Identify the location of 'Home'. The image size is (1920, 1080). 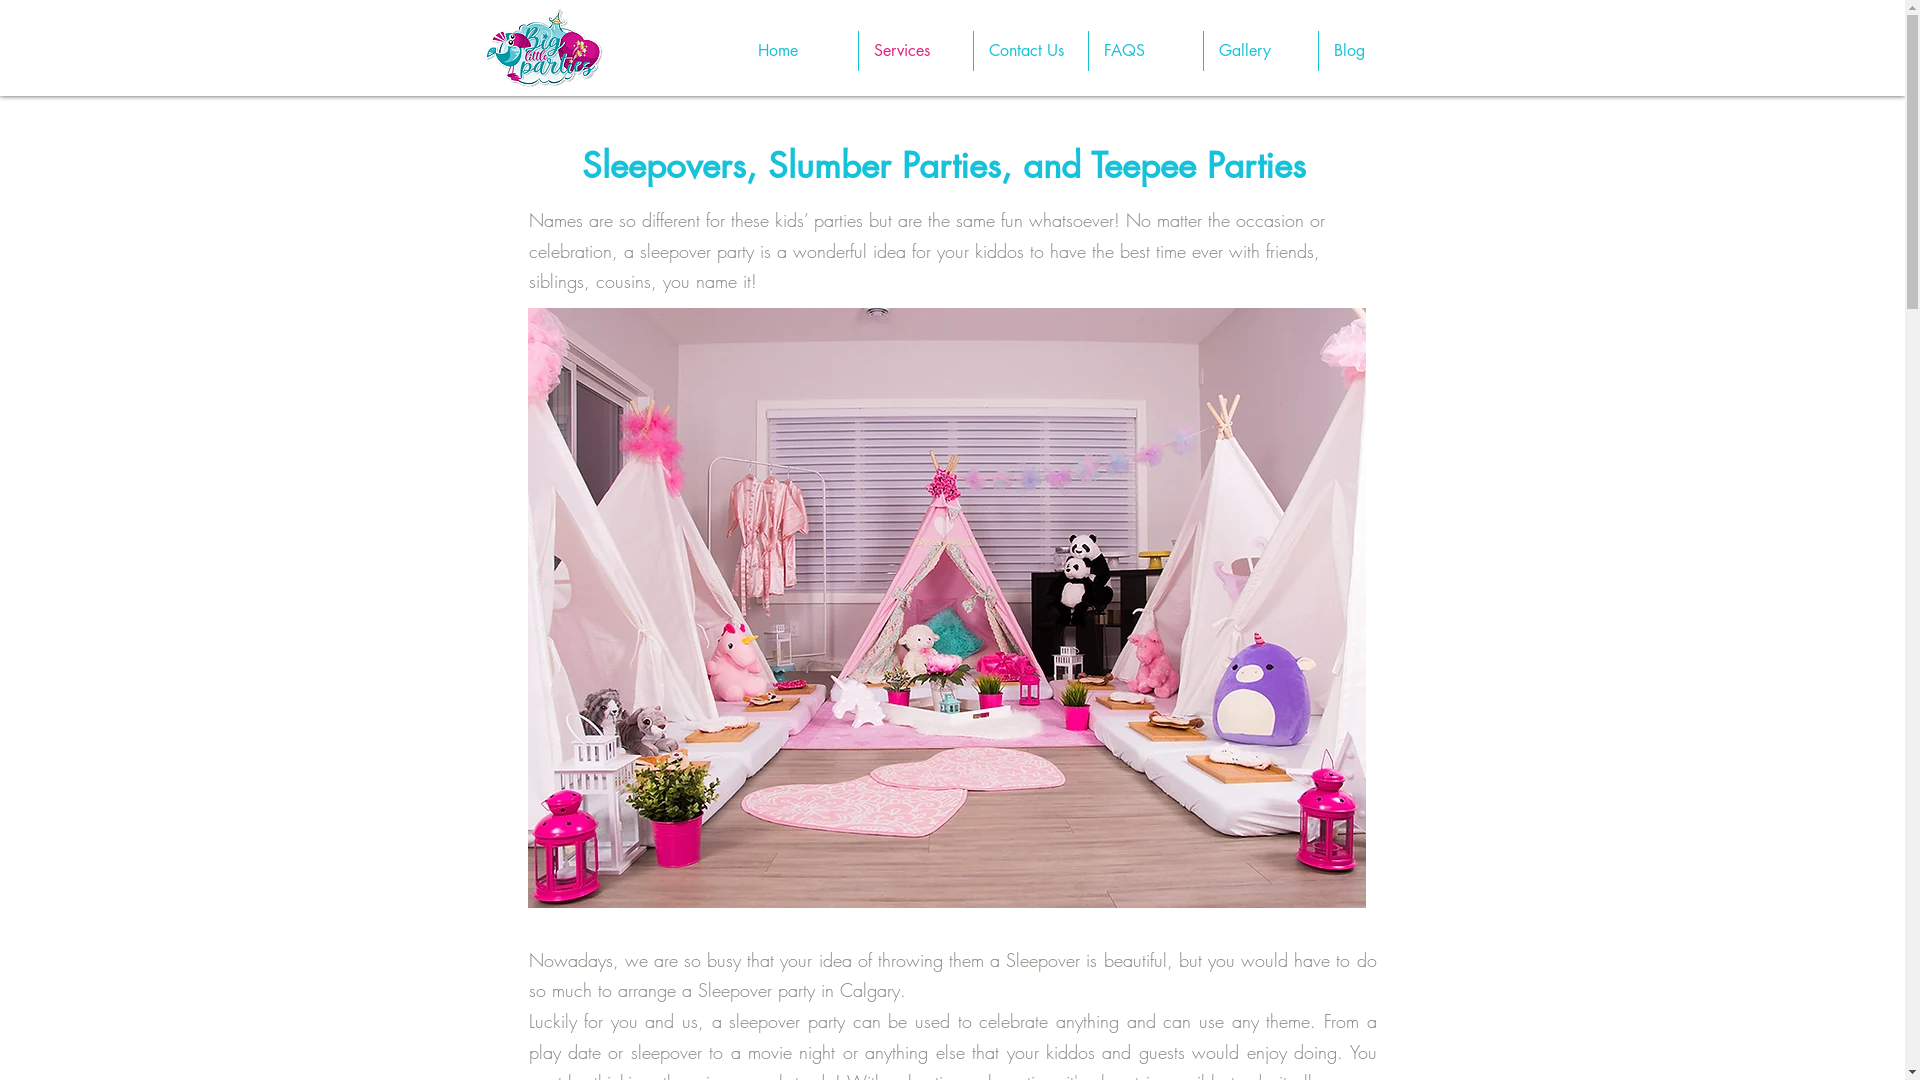
(741, 49).